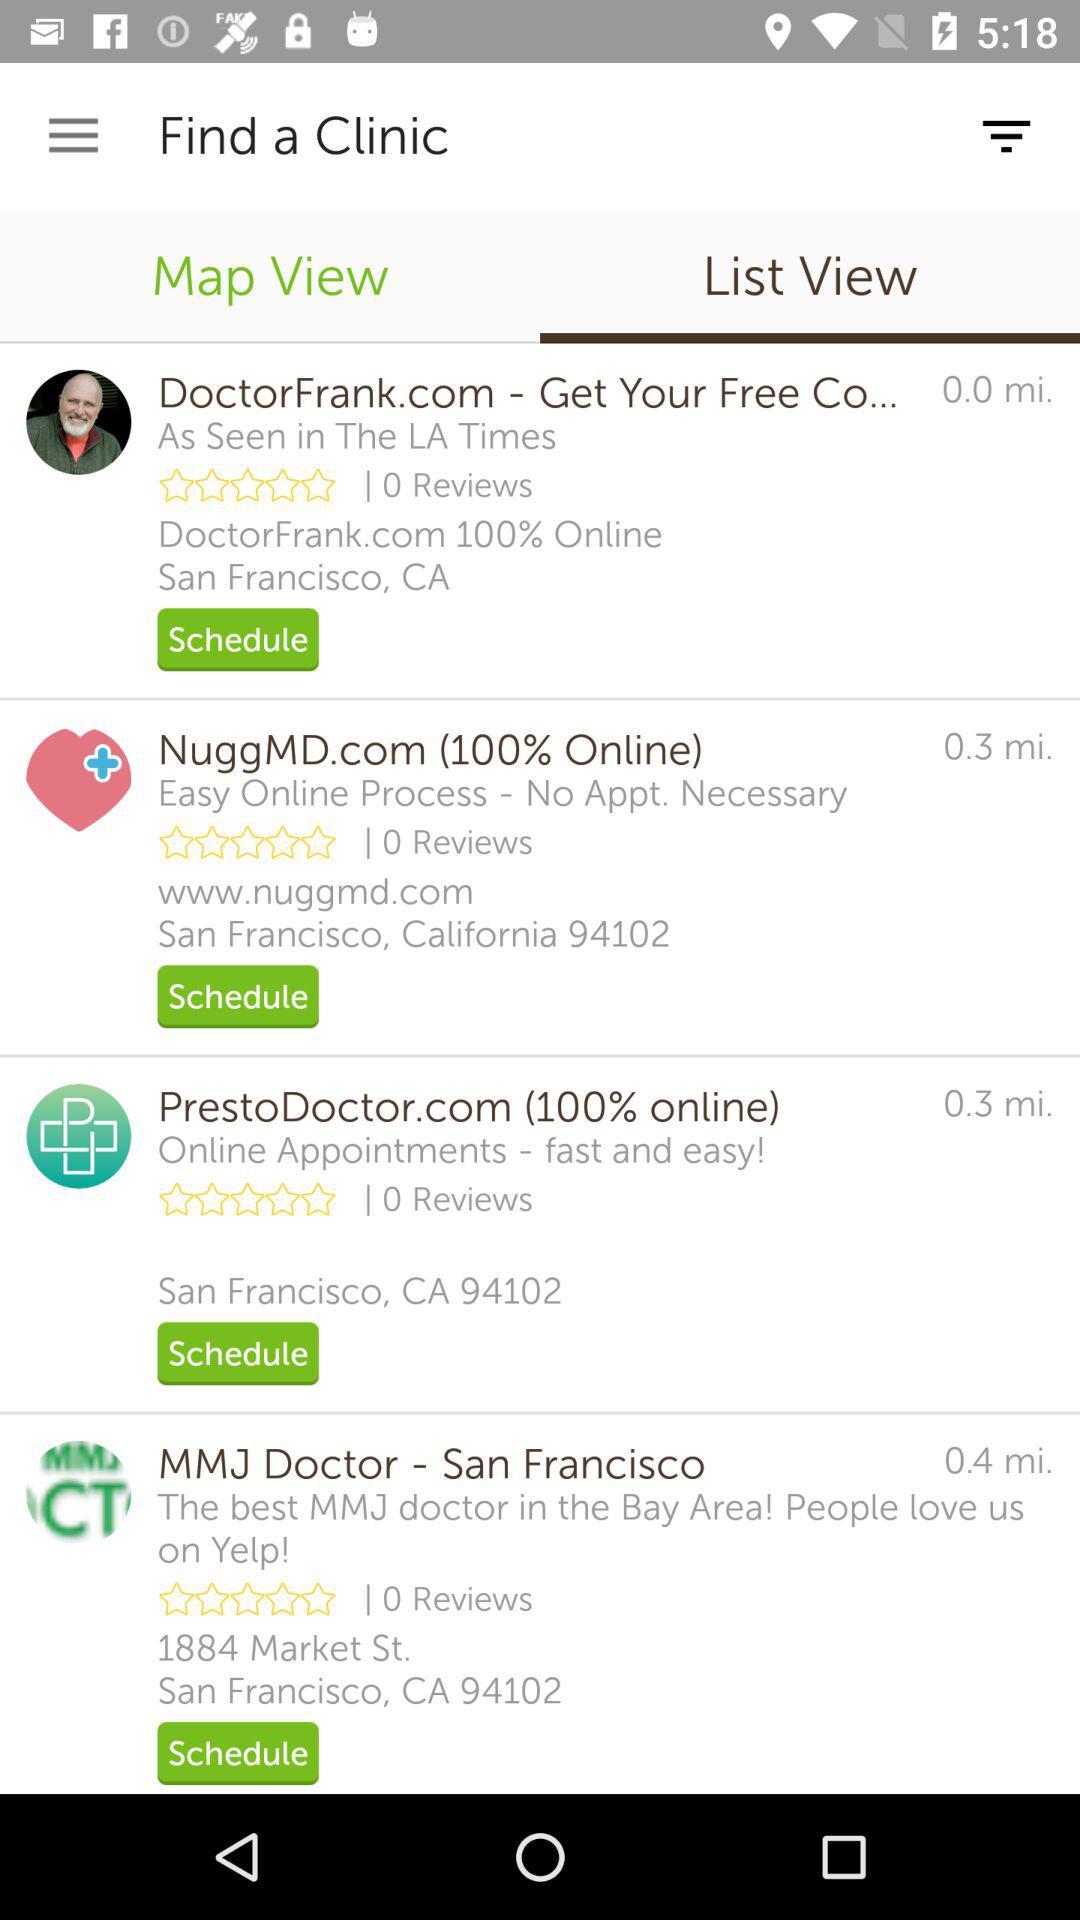 This screenshot has width=1080, height=1920. What do you see at coordinates (535, 1106) in the screenshot?
I see `prestodoctor com 100 item` at bounding box center [535, 1106].